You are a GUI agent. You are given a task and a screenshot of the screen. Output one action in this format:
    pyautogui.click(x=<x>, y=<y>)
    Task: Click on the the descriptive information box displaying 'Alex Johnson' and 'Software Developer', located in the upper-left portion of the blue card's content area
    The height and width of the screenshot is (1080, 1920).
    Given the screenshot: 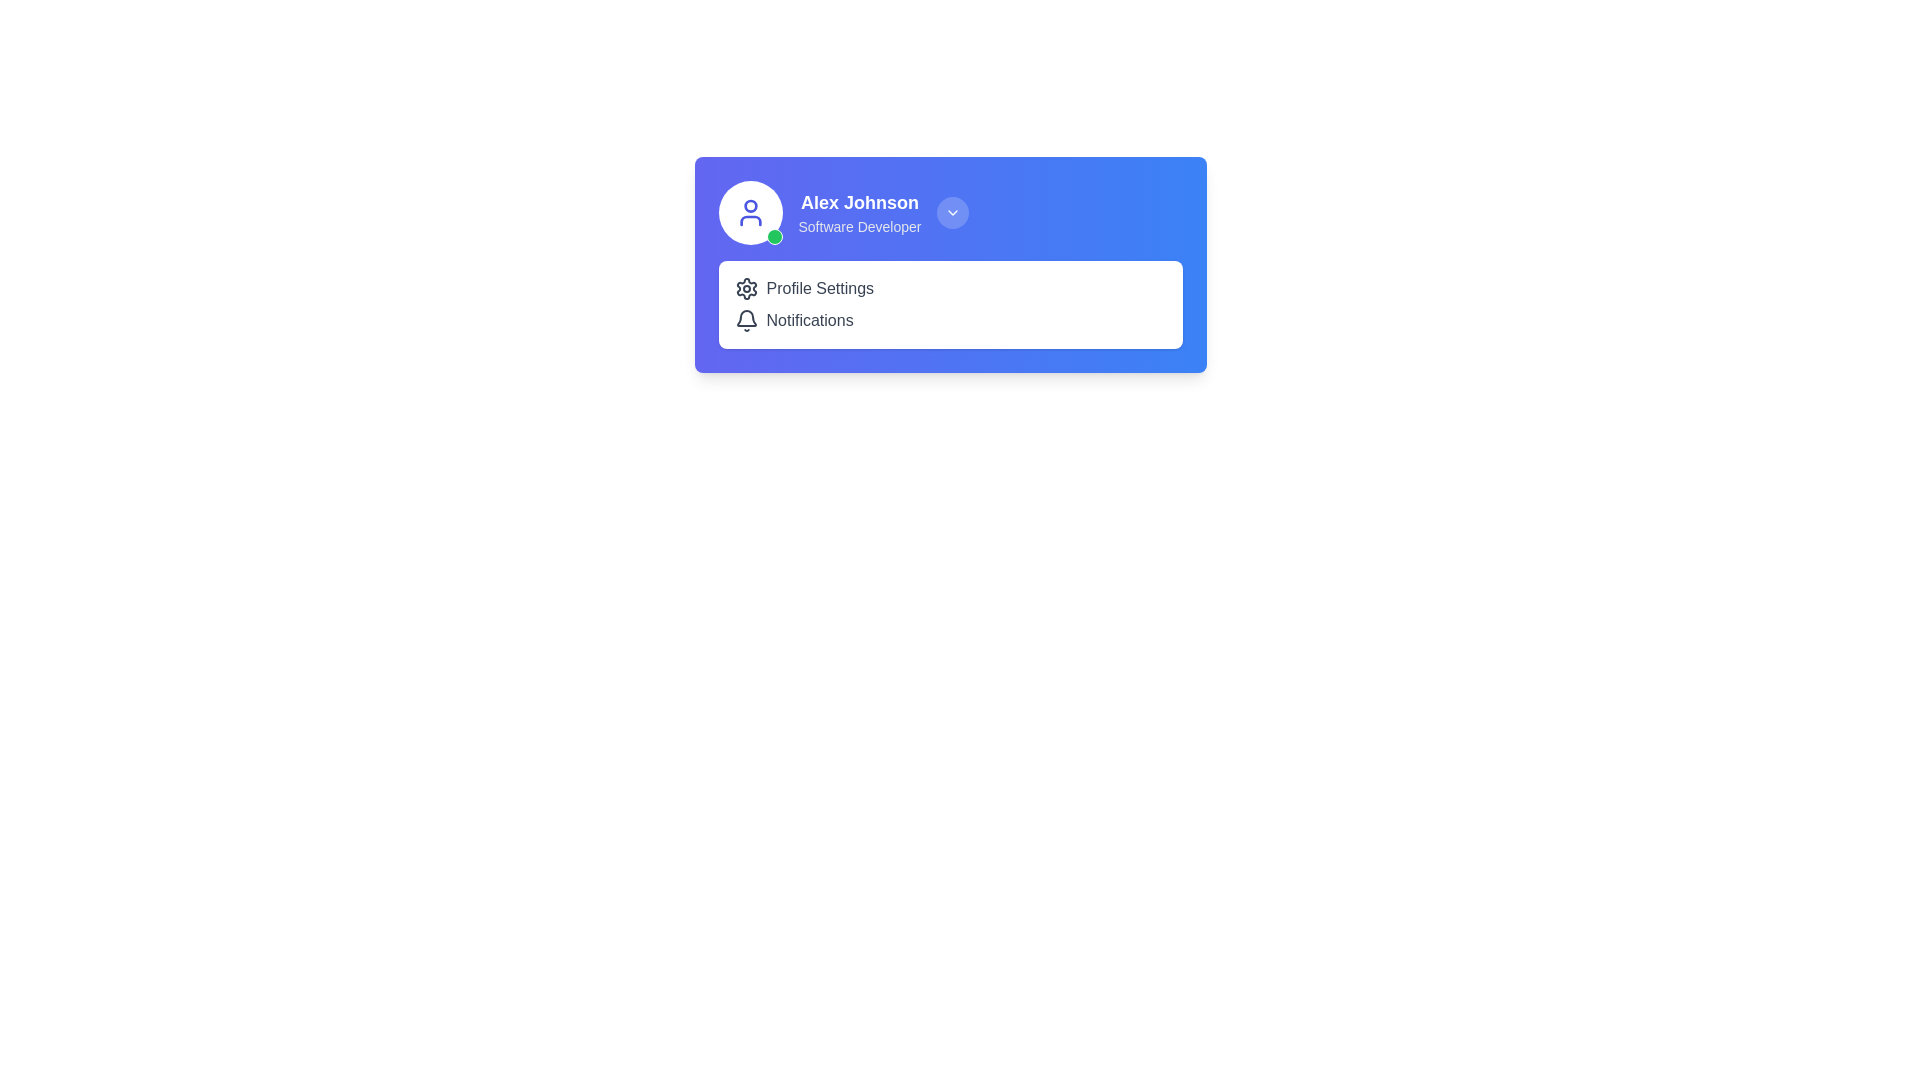 What is the action you would take?
    pyautogui.click(x=859, y=212)
    